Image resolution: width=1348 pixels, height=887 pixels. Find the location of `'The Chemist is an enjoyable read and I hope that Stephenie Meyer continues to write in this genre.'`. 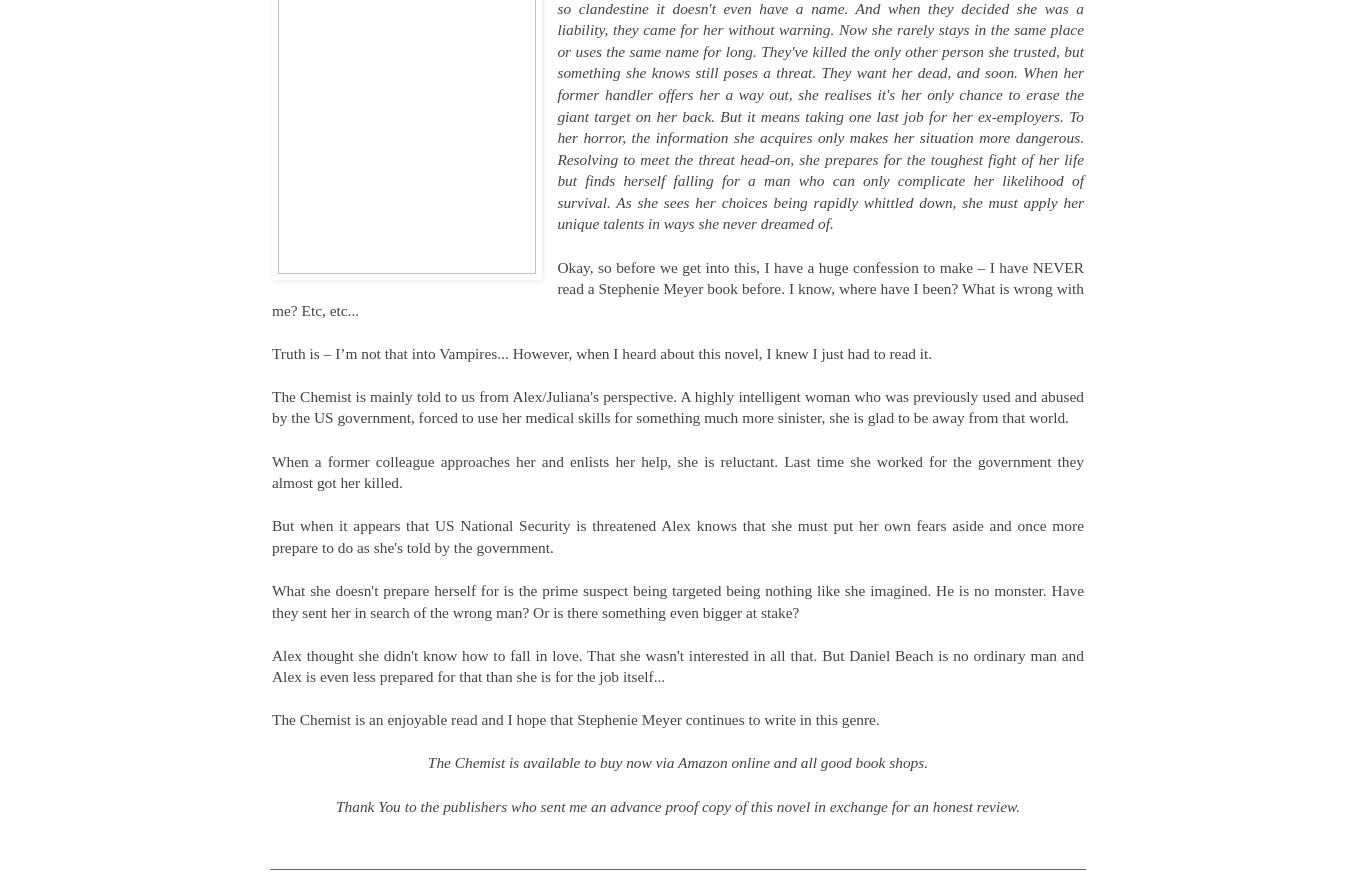

'The Chemist is an enjoyable read and I hope that Stephenie Meyer continues to write in this genre.' is located at coordinates (575, 719).